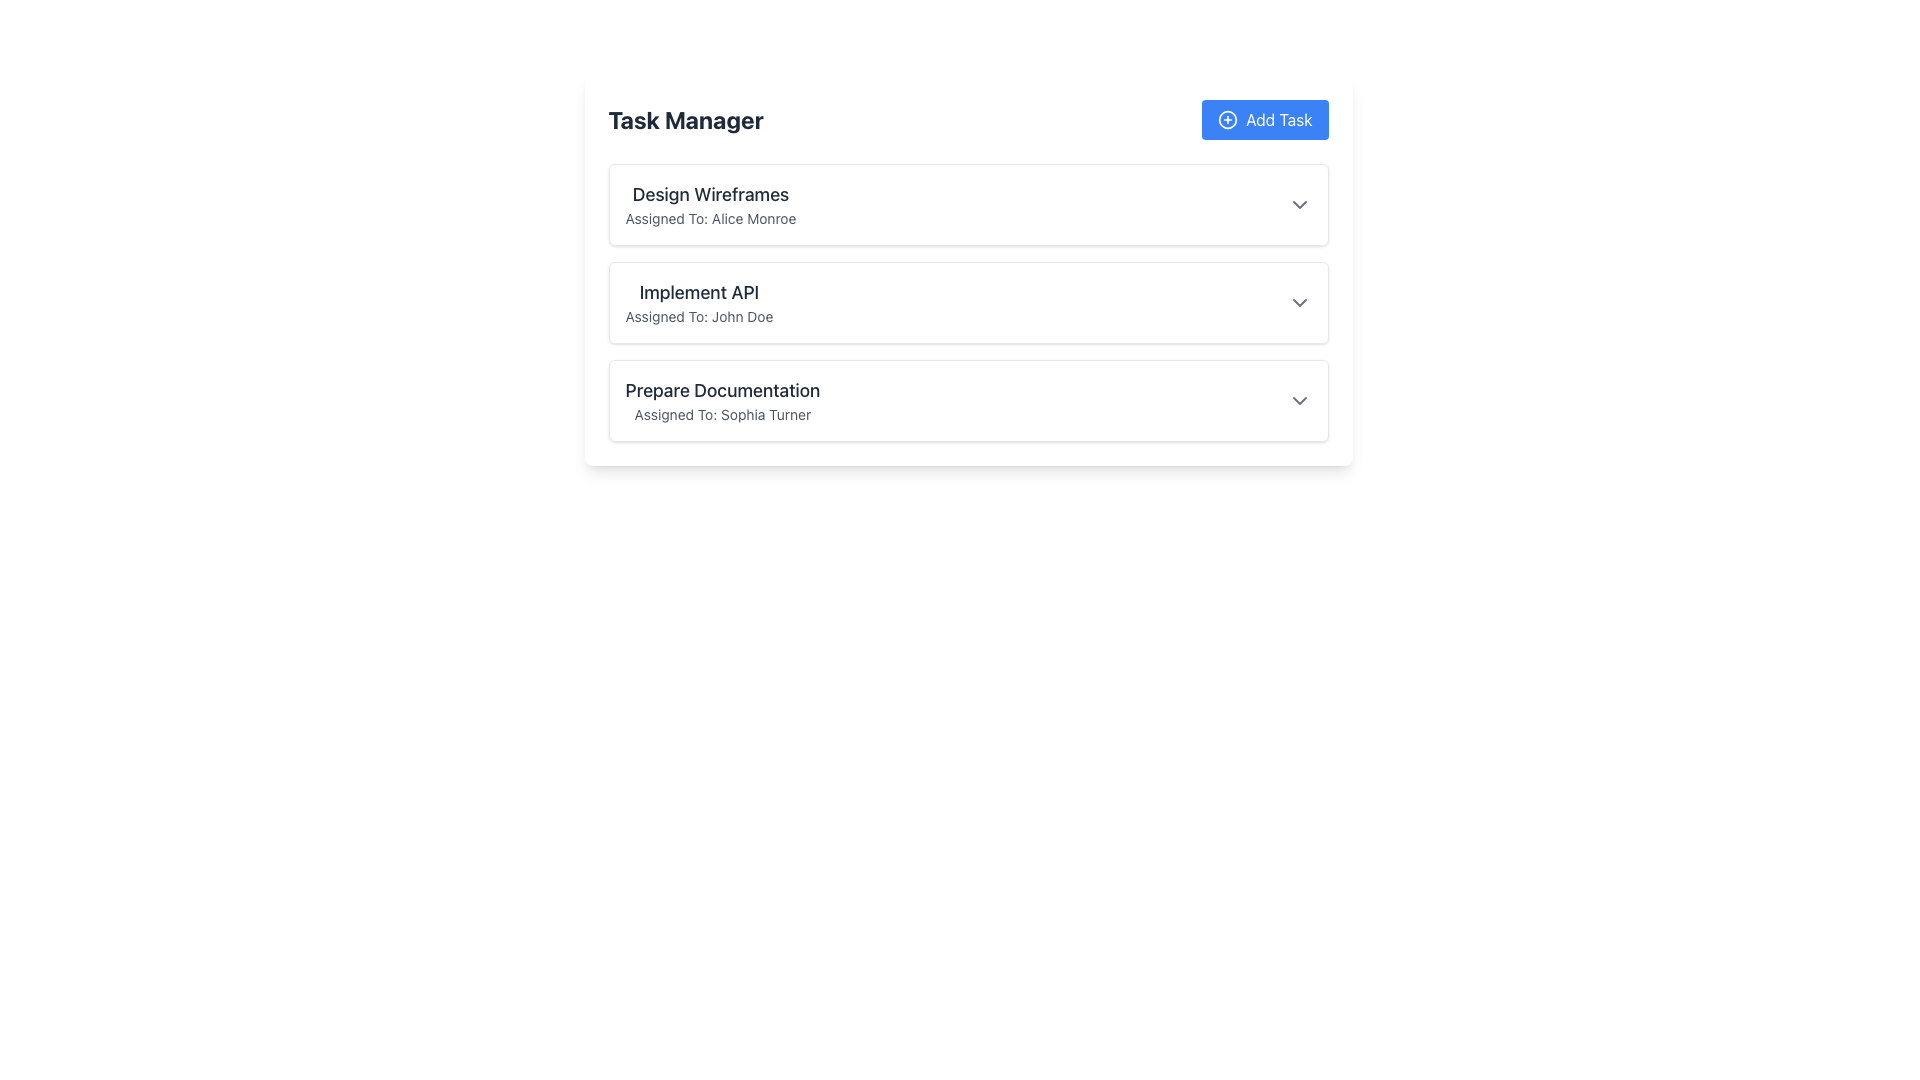 This screenshot has height=1080, width=1920. Describe the element at coordinates (1299, 303) in the screenshot. I see `the downward-facing chevron icon in the task card for 'Implement API'` at that location.